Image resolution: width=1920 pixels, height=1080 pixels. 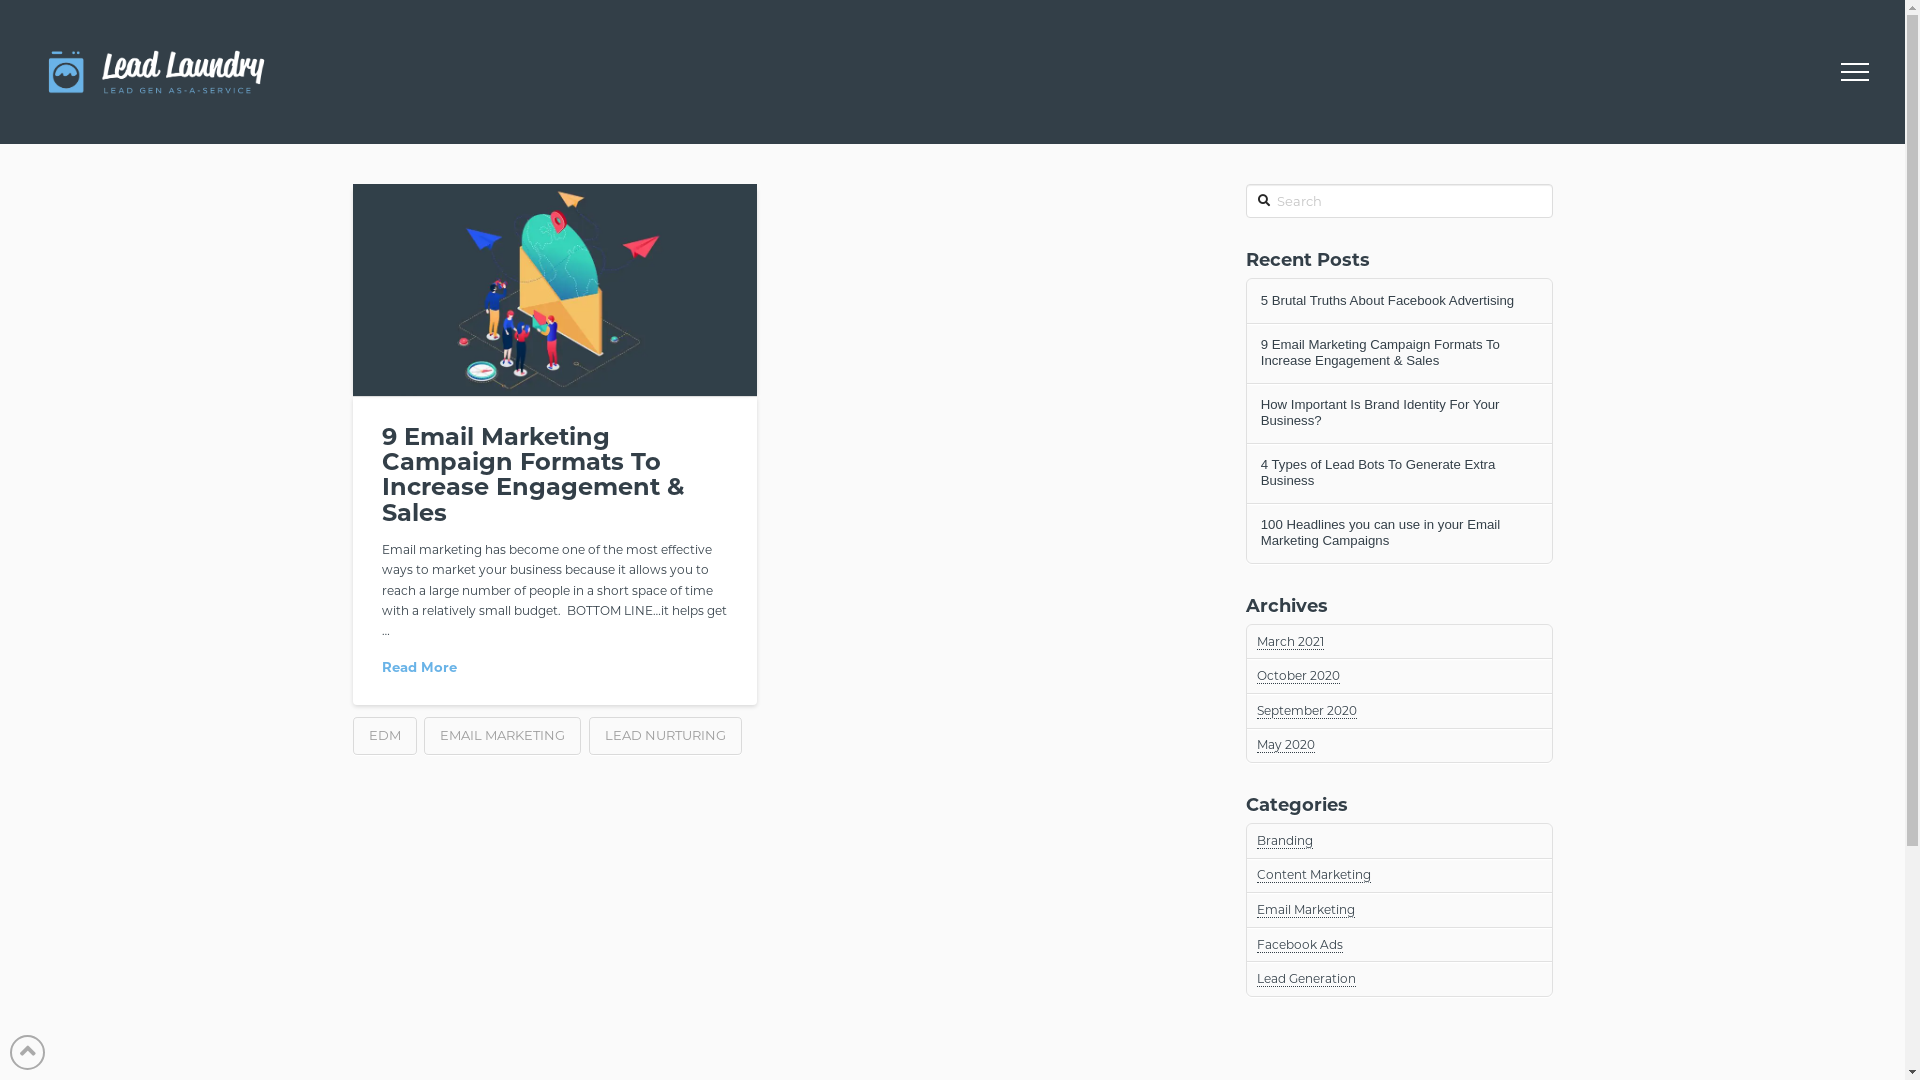 What do you see at coordinates (1260, 473) in the screenshot?
I see `'4 Types of Lead Bots To Generate Extra Business'` at bounding box center [1260, 473].